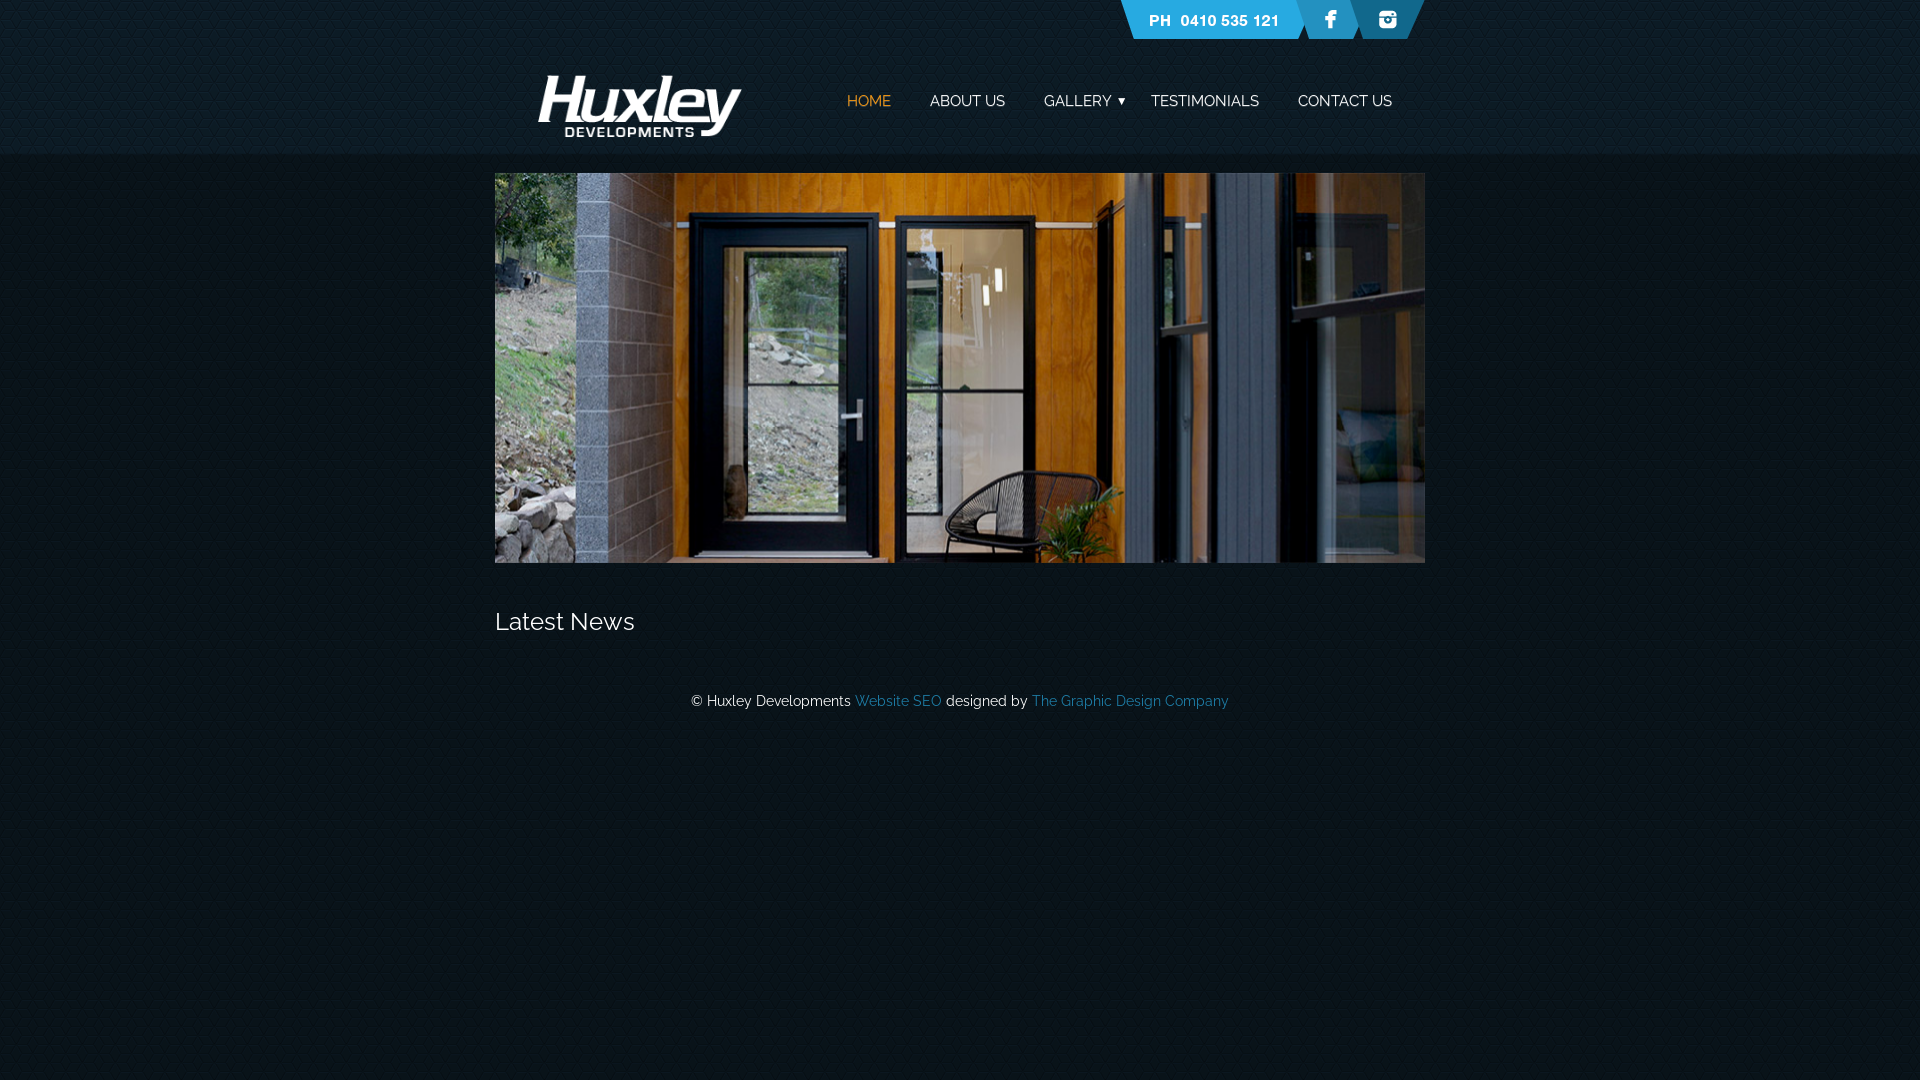 This screenshot has width=1920, height=1080. Describe the element at coordinates (1203, 101) in the screenshot. I see `'TESTIMONIALS'` at that location.